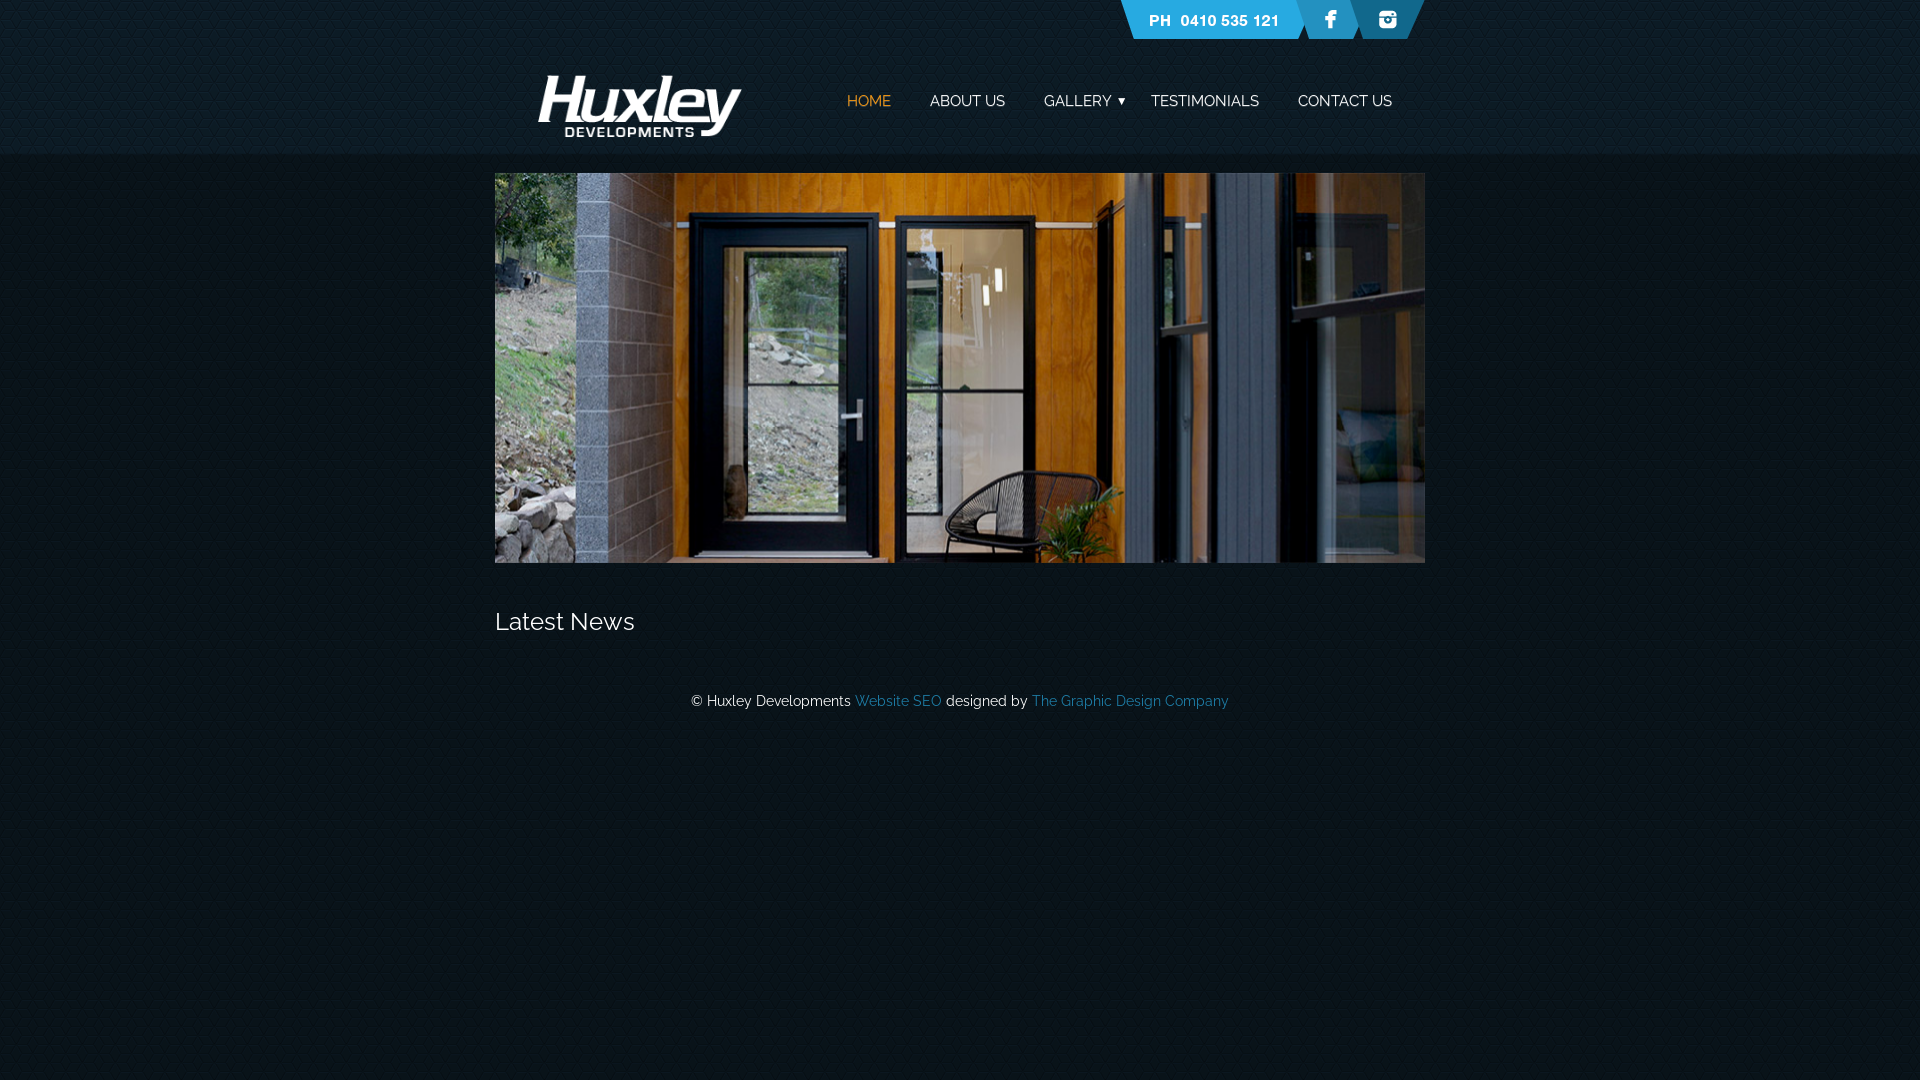 This screenshot has width=1920, height=1080. Describe the element at coordinates (1203, 101) in the screenshot. I see `'TESTIMONIALS'` at that location.